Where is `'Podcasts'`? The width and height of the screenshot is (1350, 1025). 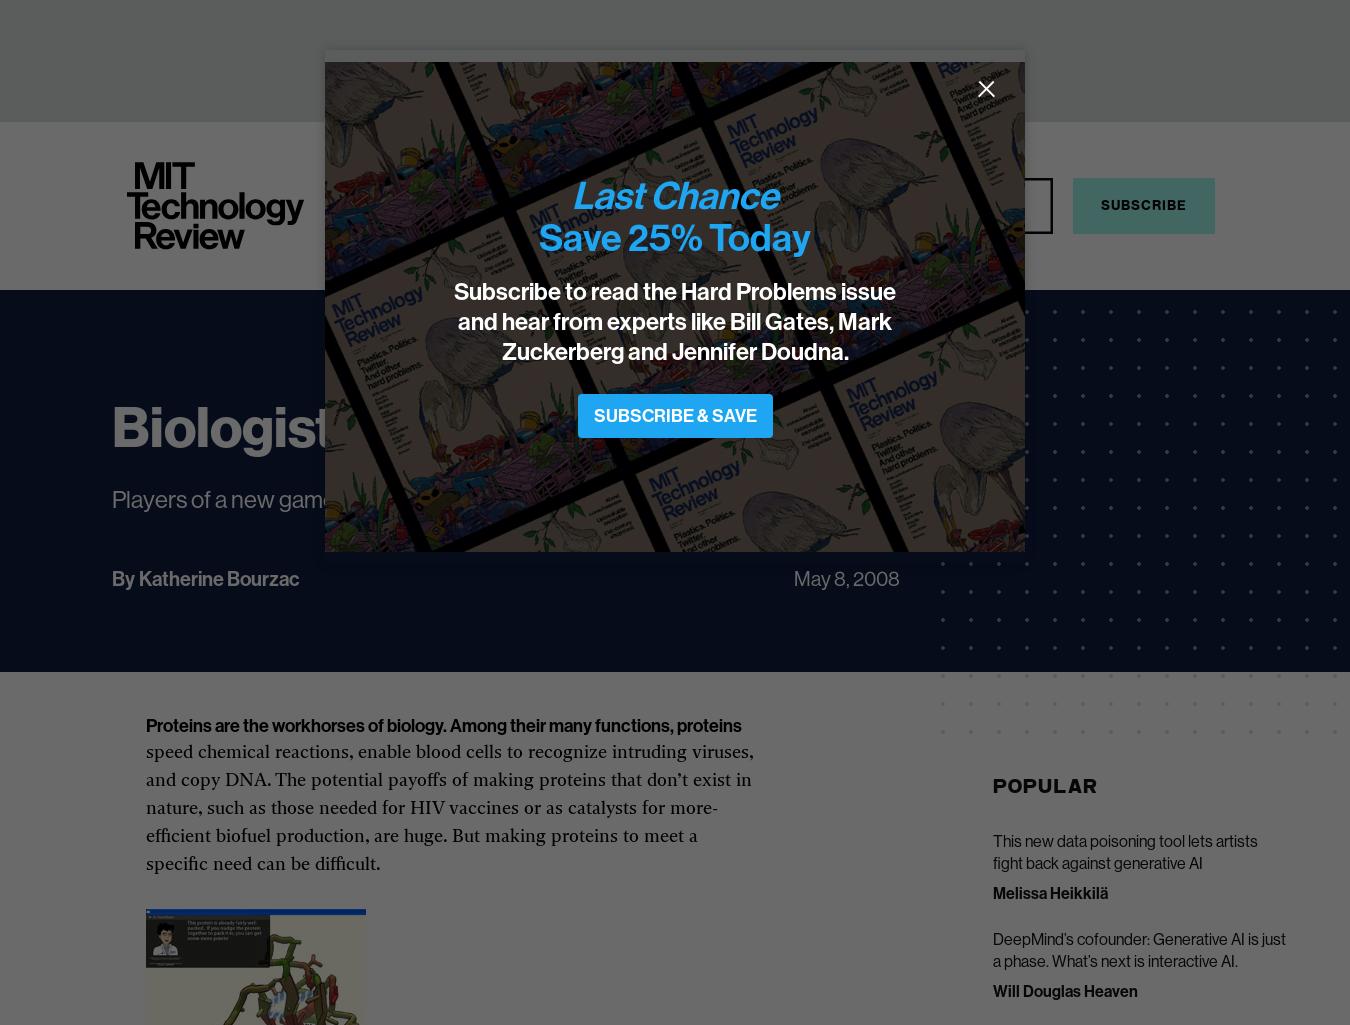
'Podcasts' is located at coordinates (861, 203).